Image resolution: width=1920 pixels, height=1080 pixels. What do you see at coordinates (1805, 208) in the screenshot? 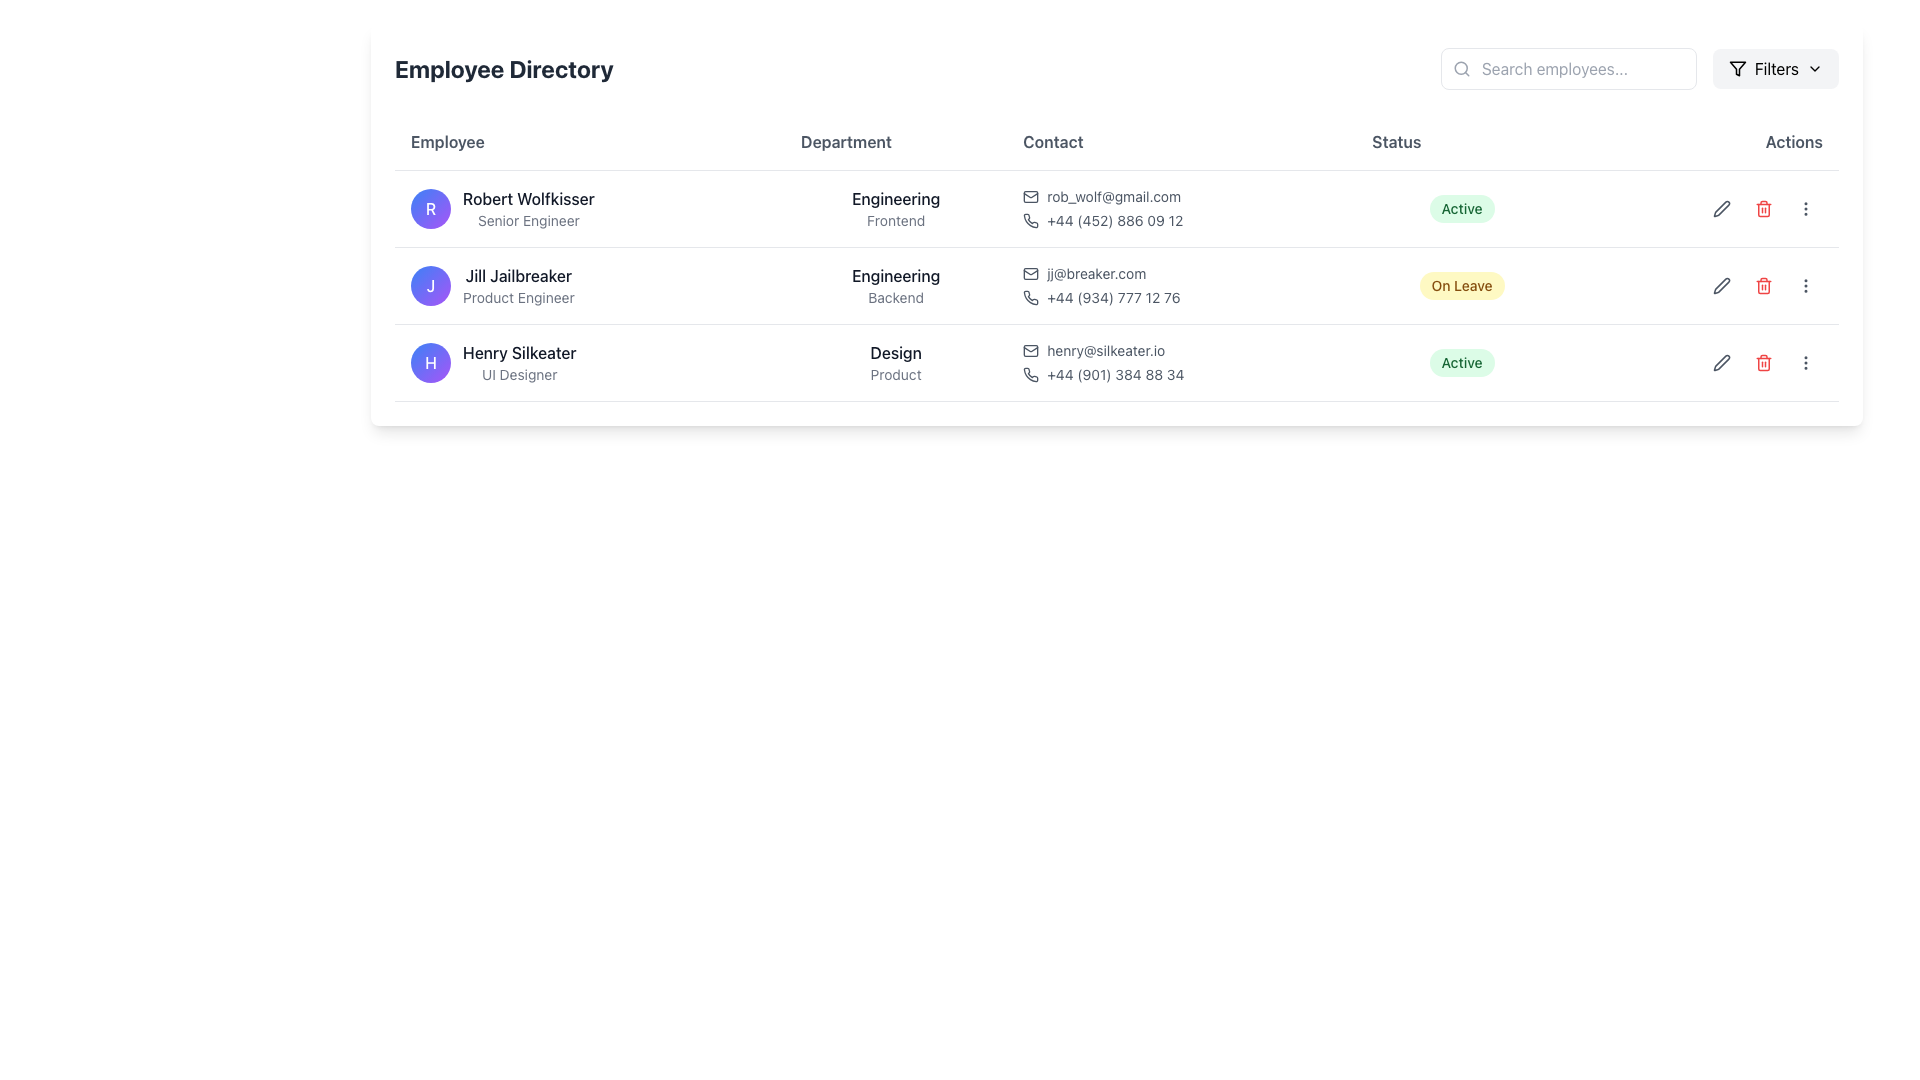
I see `the vertical ellipsis icon consisting of three vertically aligned gray dots in the 'Actions' column of the 'Employee Directory' table for Jill Jailbreaker` at bounding box center [1805, 208].